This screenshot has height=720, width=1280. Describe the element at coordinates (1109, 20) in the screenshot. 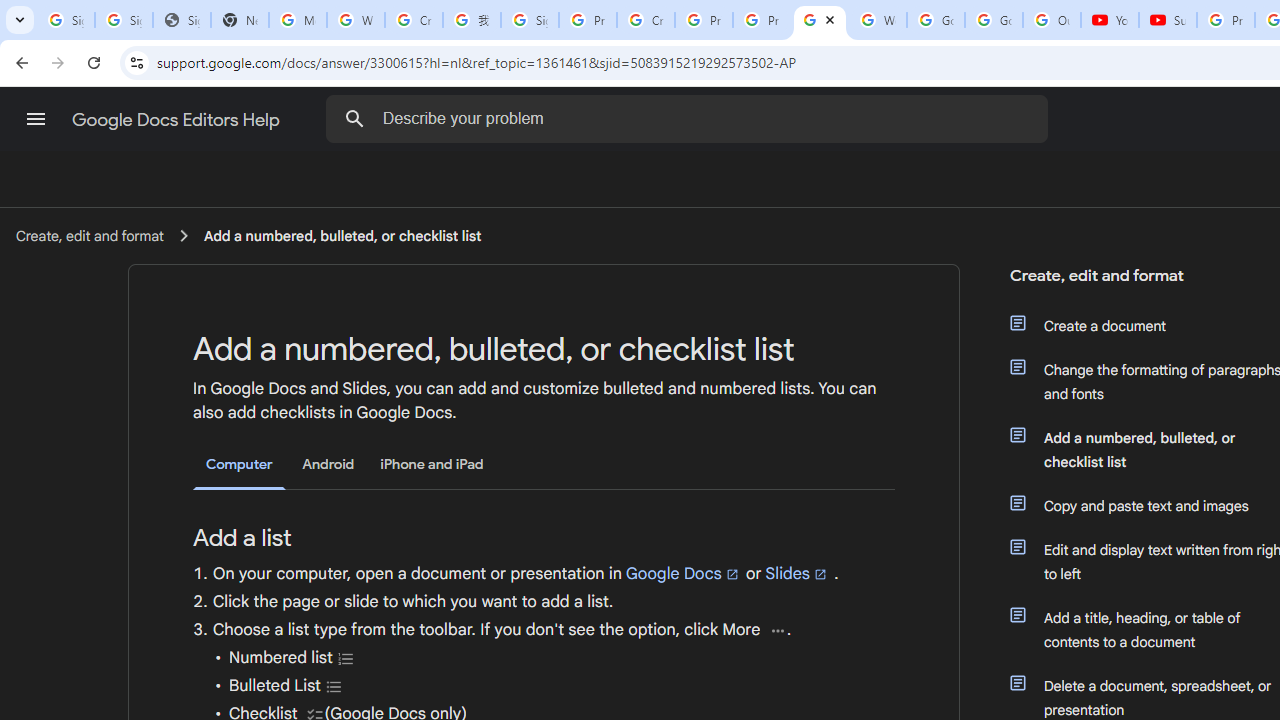

I see `'YouTube'` at that location.